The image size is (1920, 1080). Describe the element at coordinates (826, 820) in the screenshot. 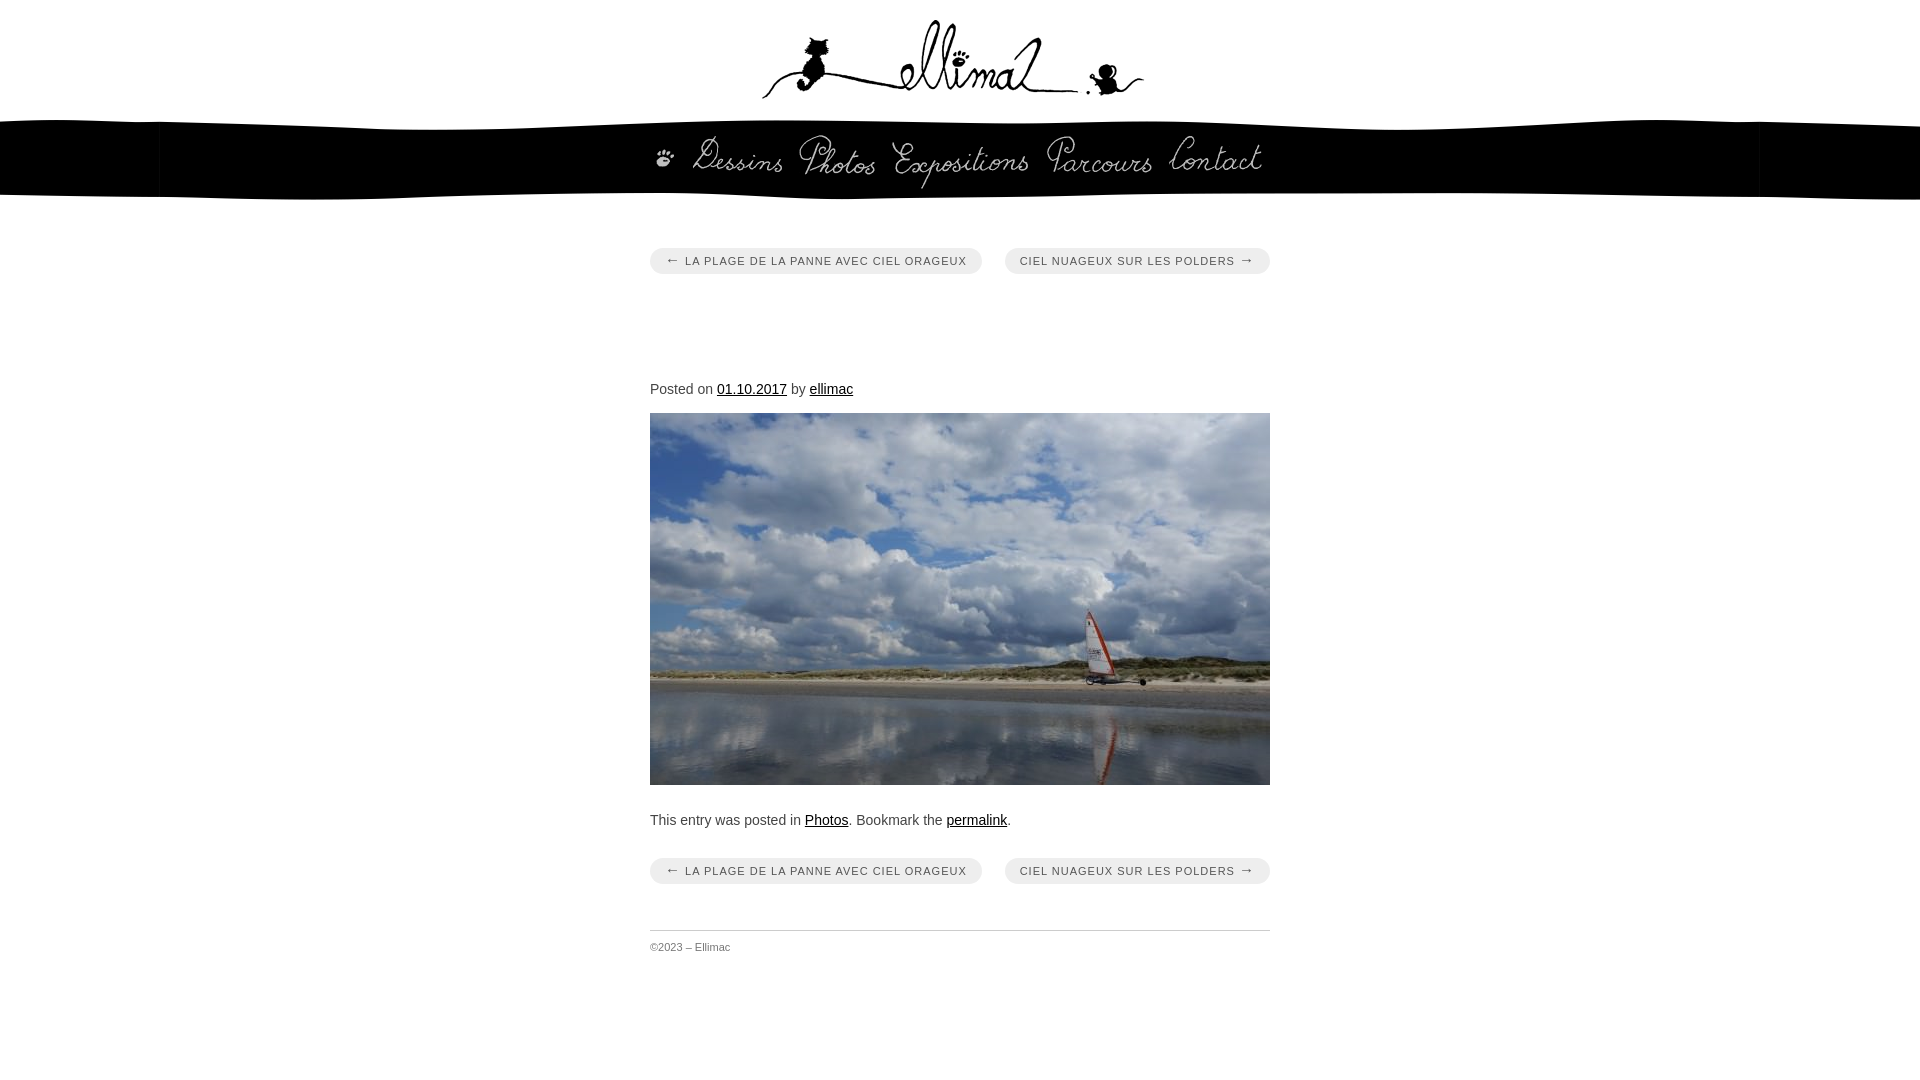

I see `'Photos'` at that location.